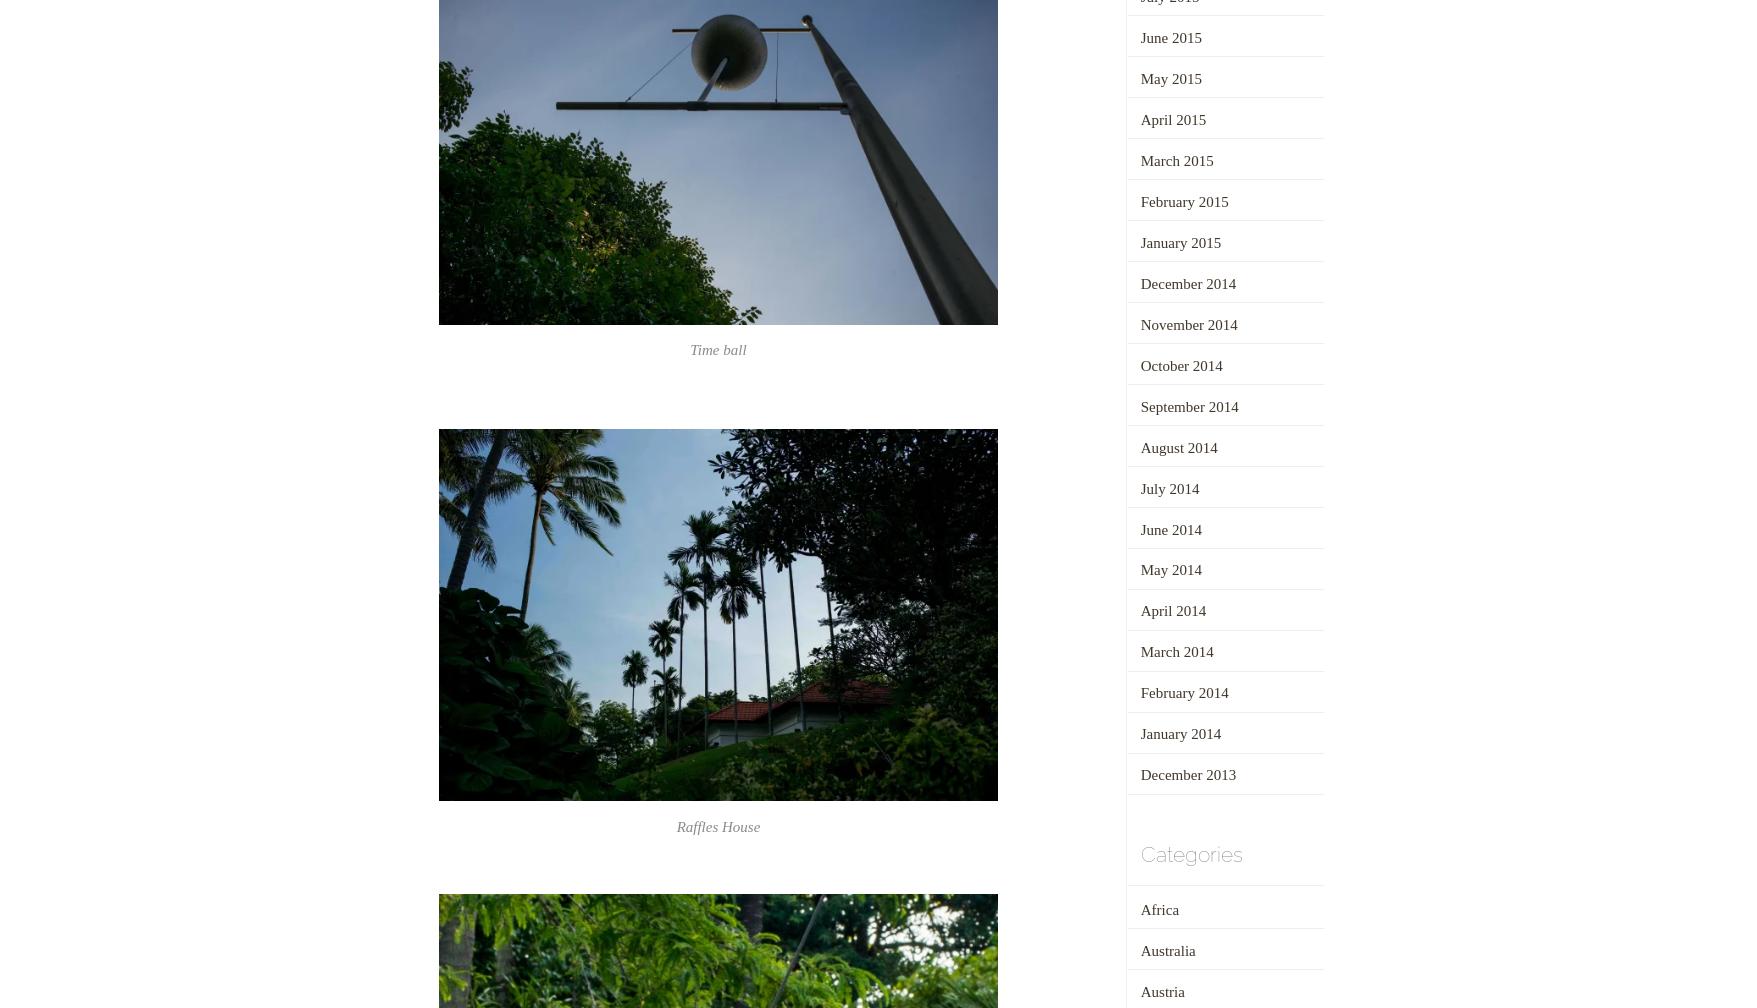 This screenshot has width=1757, height=1008. What do you see at coordinates (1180, 364) in the screenshot?
I see `'October 2014'` at bounding box center [1180, 364].